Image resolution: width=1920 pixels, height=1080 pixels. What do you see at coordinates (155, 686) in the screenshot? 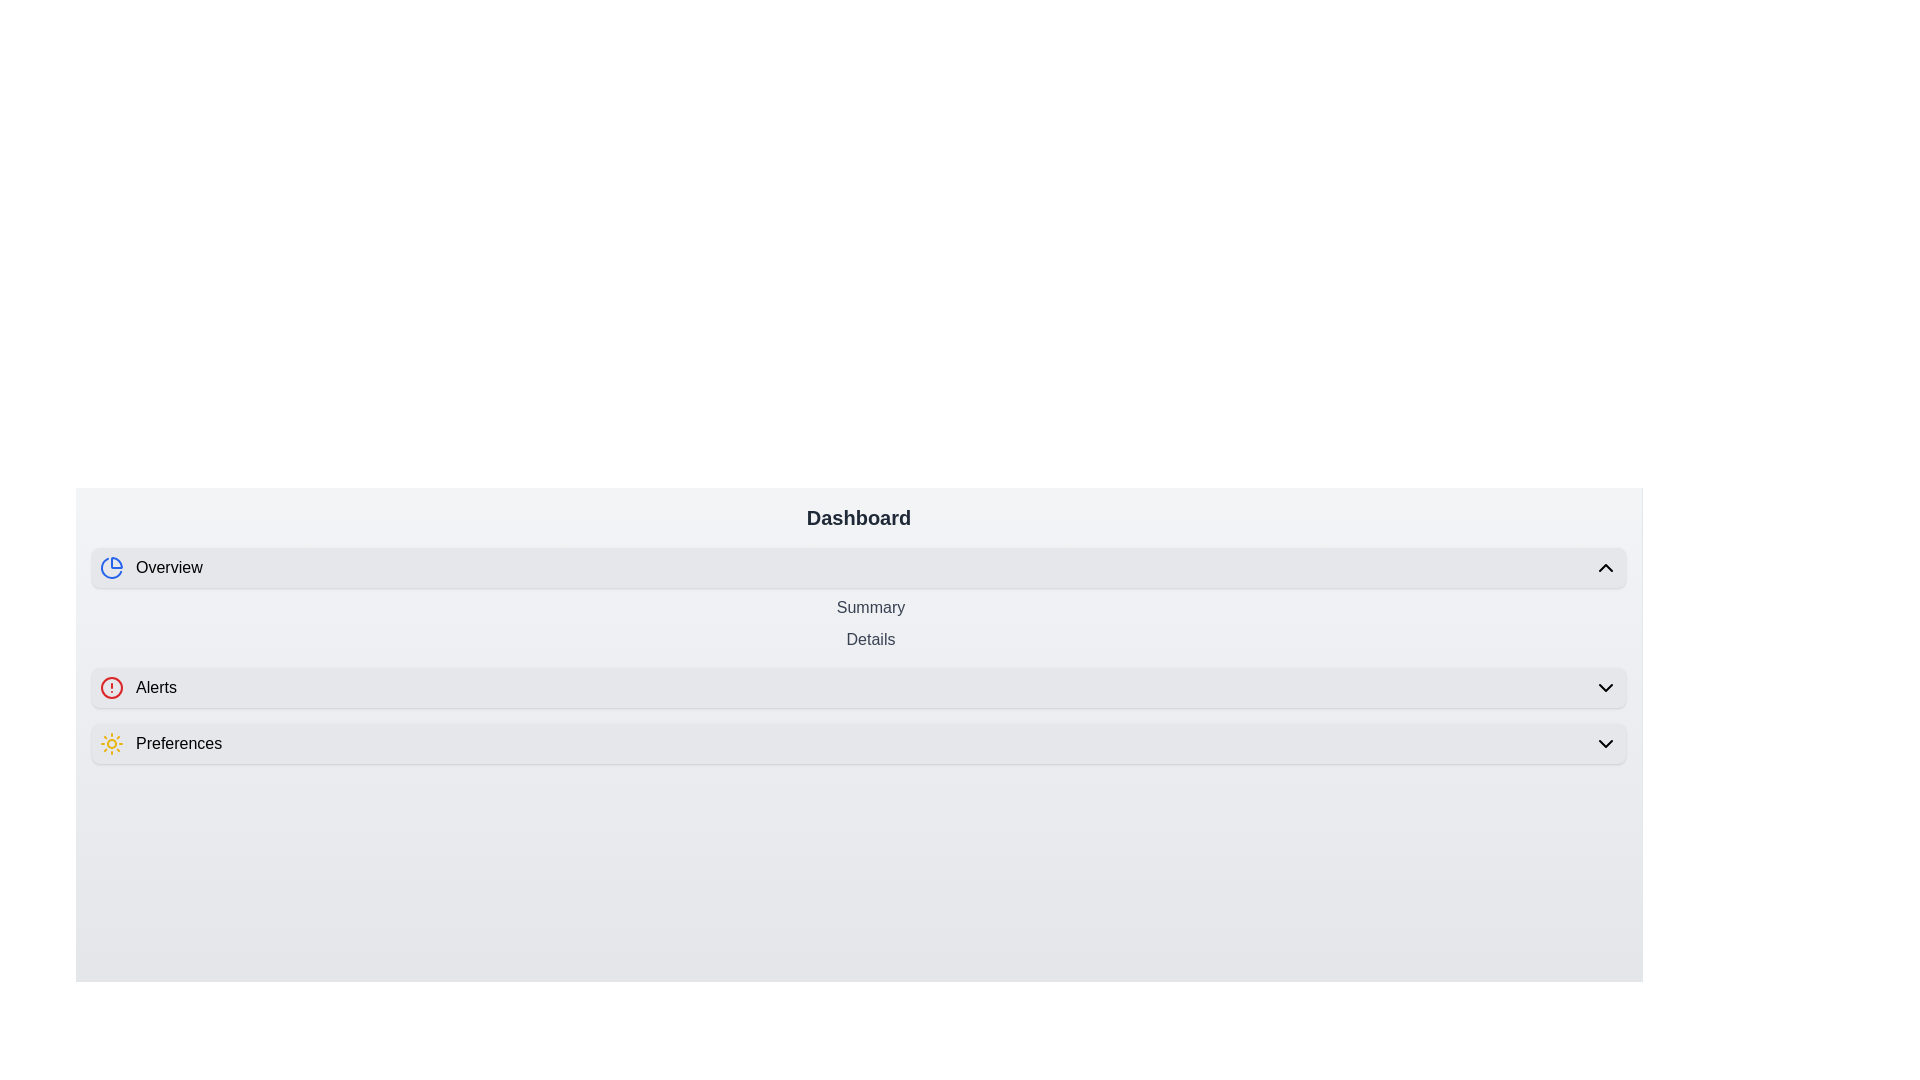
I see `the 'Alerts' label located in the second item of a vertical list of options, next to the red circular alert icon` at bounding box center [155, 686].